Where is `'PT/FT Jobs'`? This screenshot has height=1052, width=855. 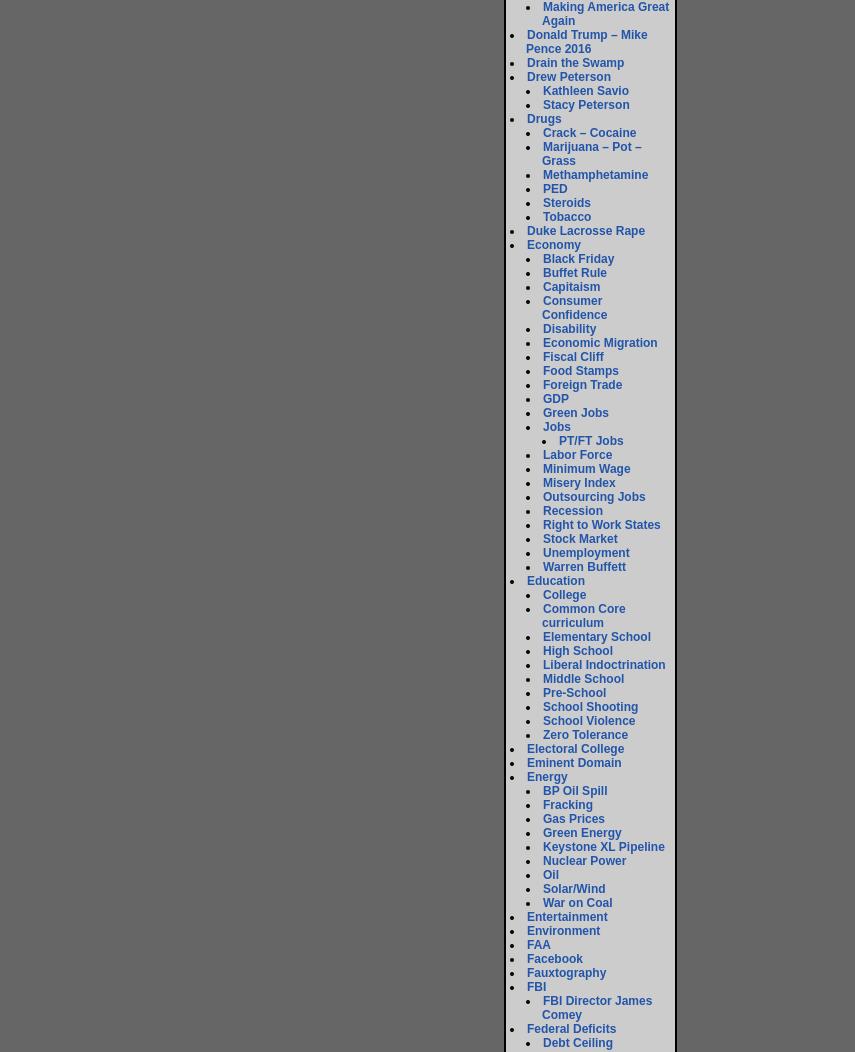
'PT/FT Jobs' is located at coordinates (589, 440).